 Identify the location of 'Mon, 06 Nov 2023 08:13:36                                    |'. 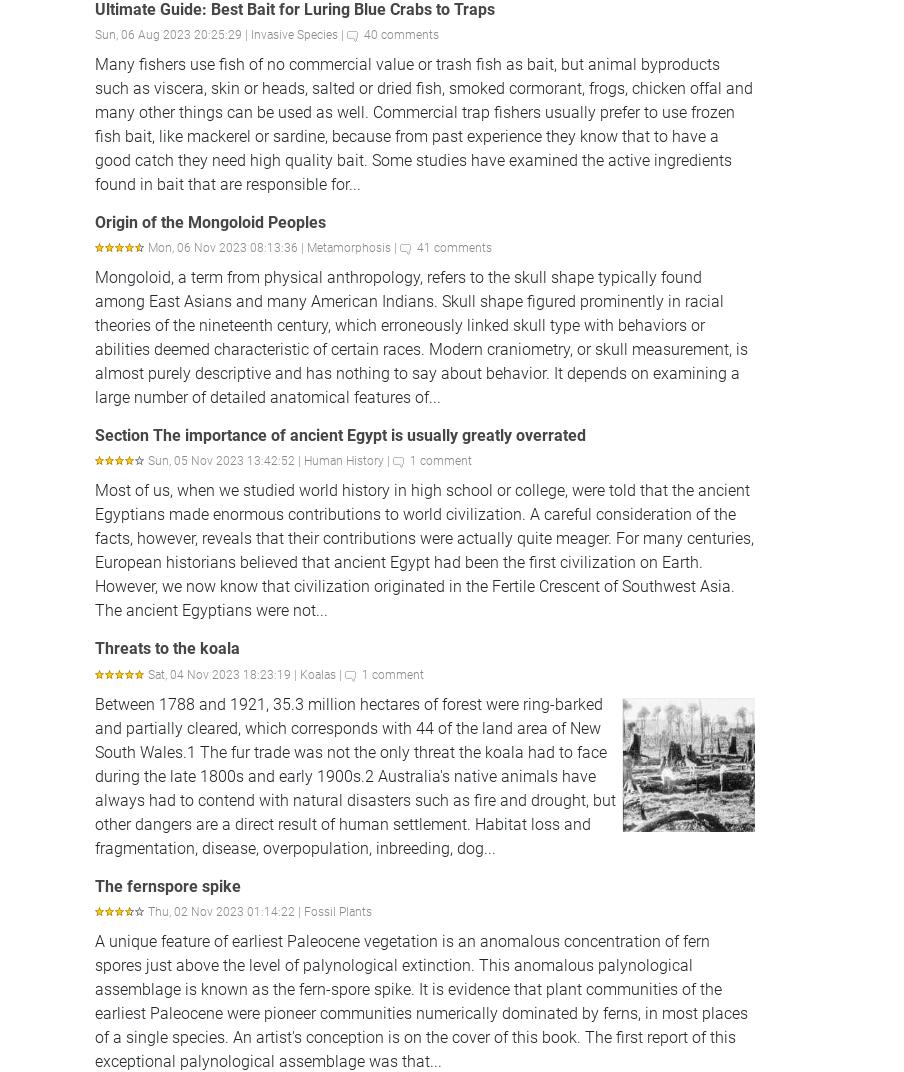
(226, 247).